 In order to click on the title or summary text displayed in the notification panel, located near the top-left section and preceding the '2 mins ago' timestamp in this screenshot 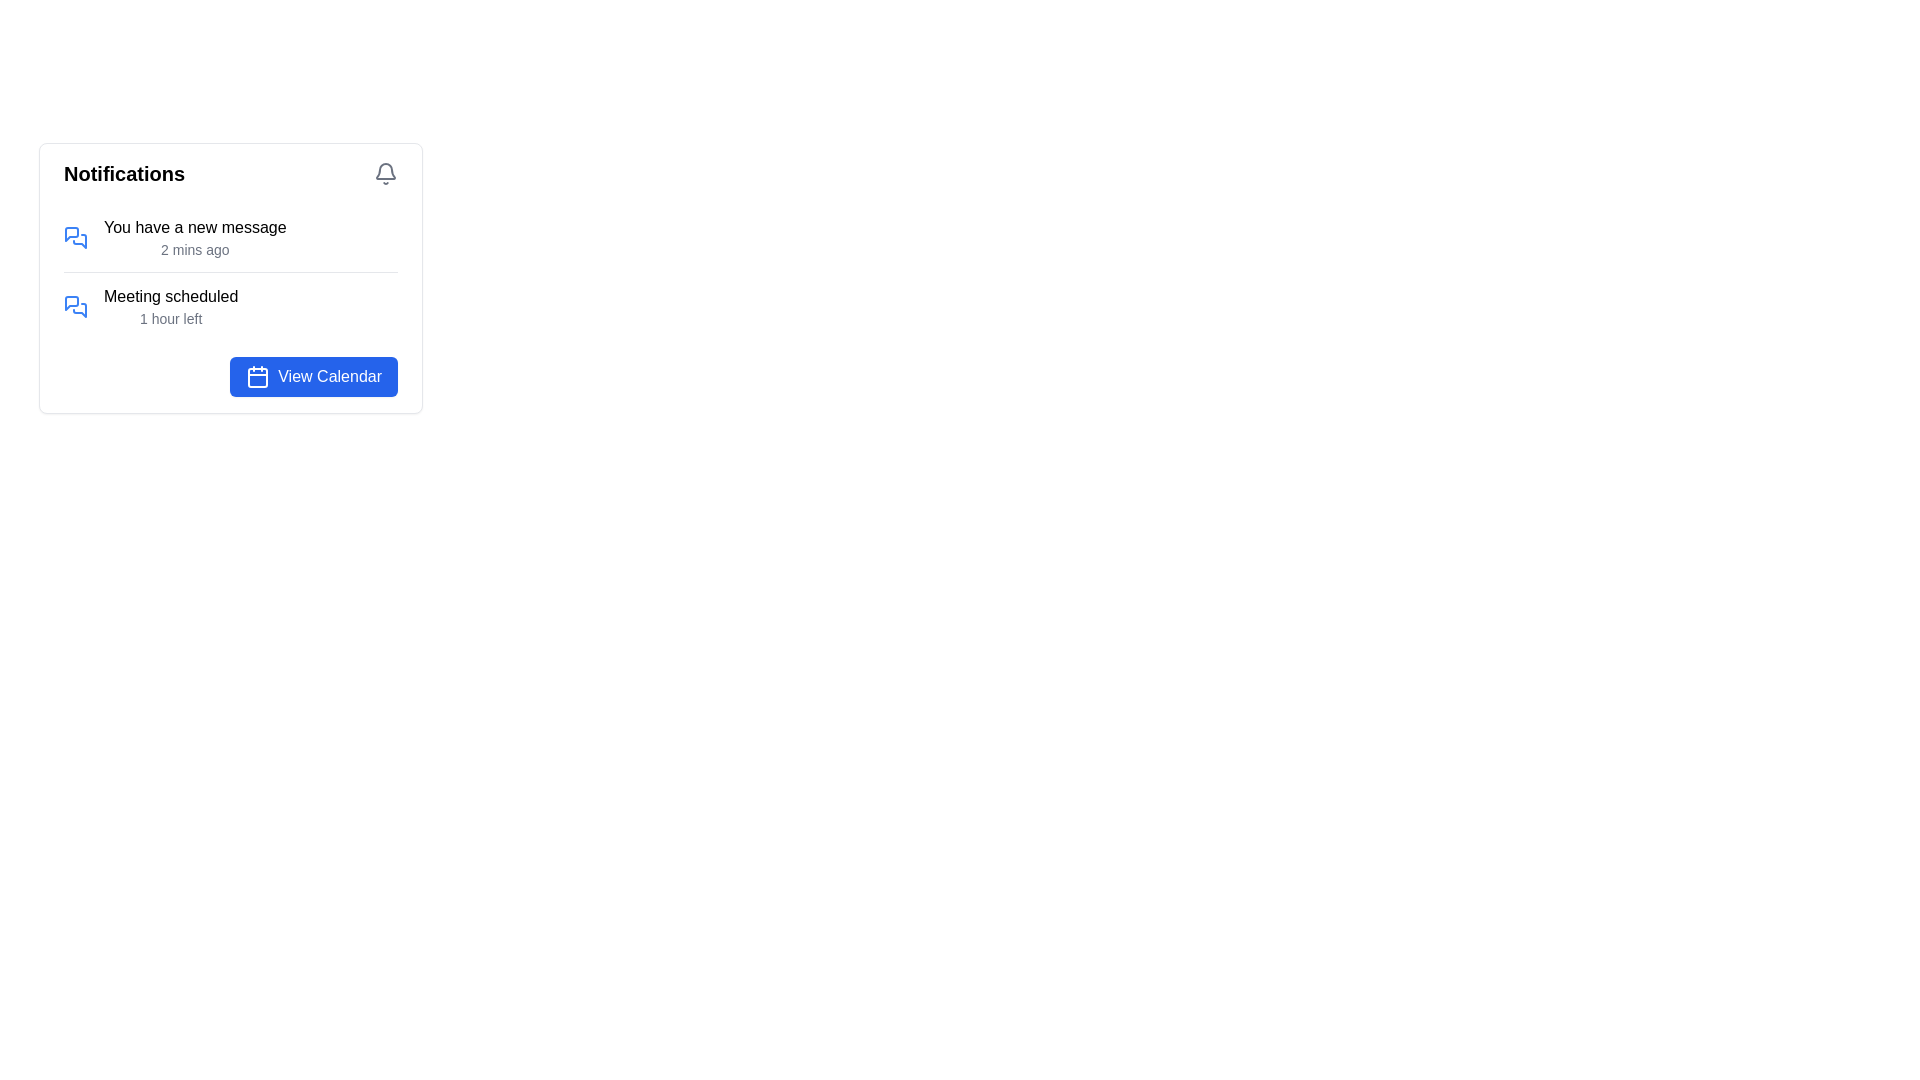, I will do `click(195, 226)`.